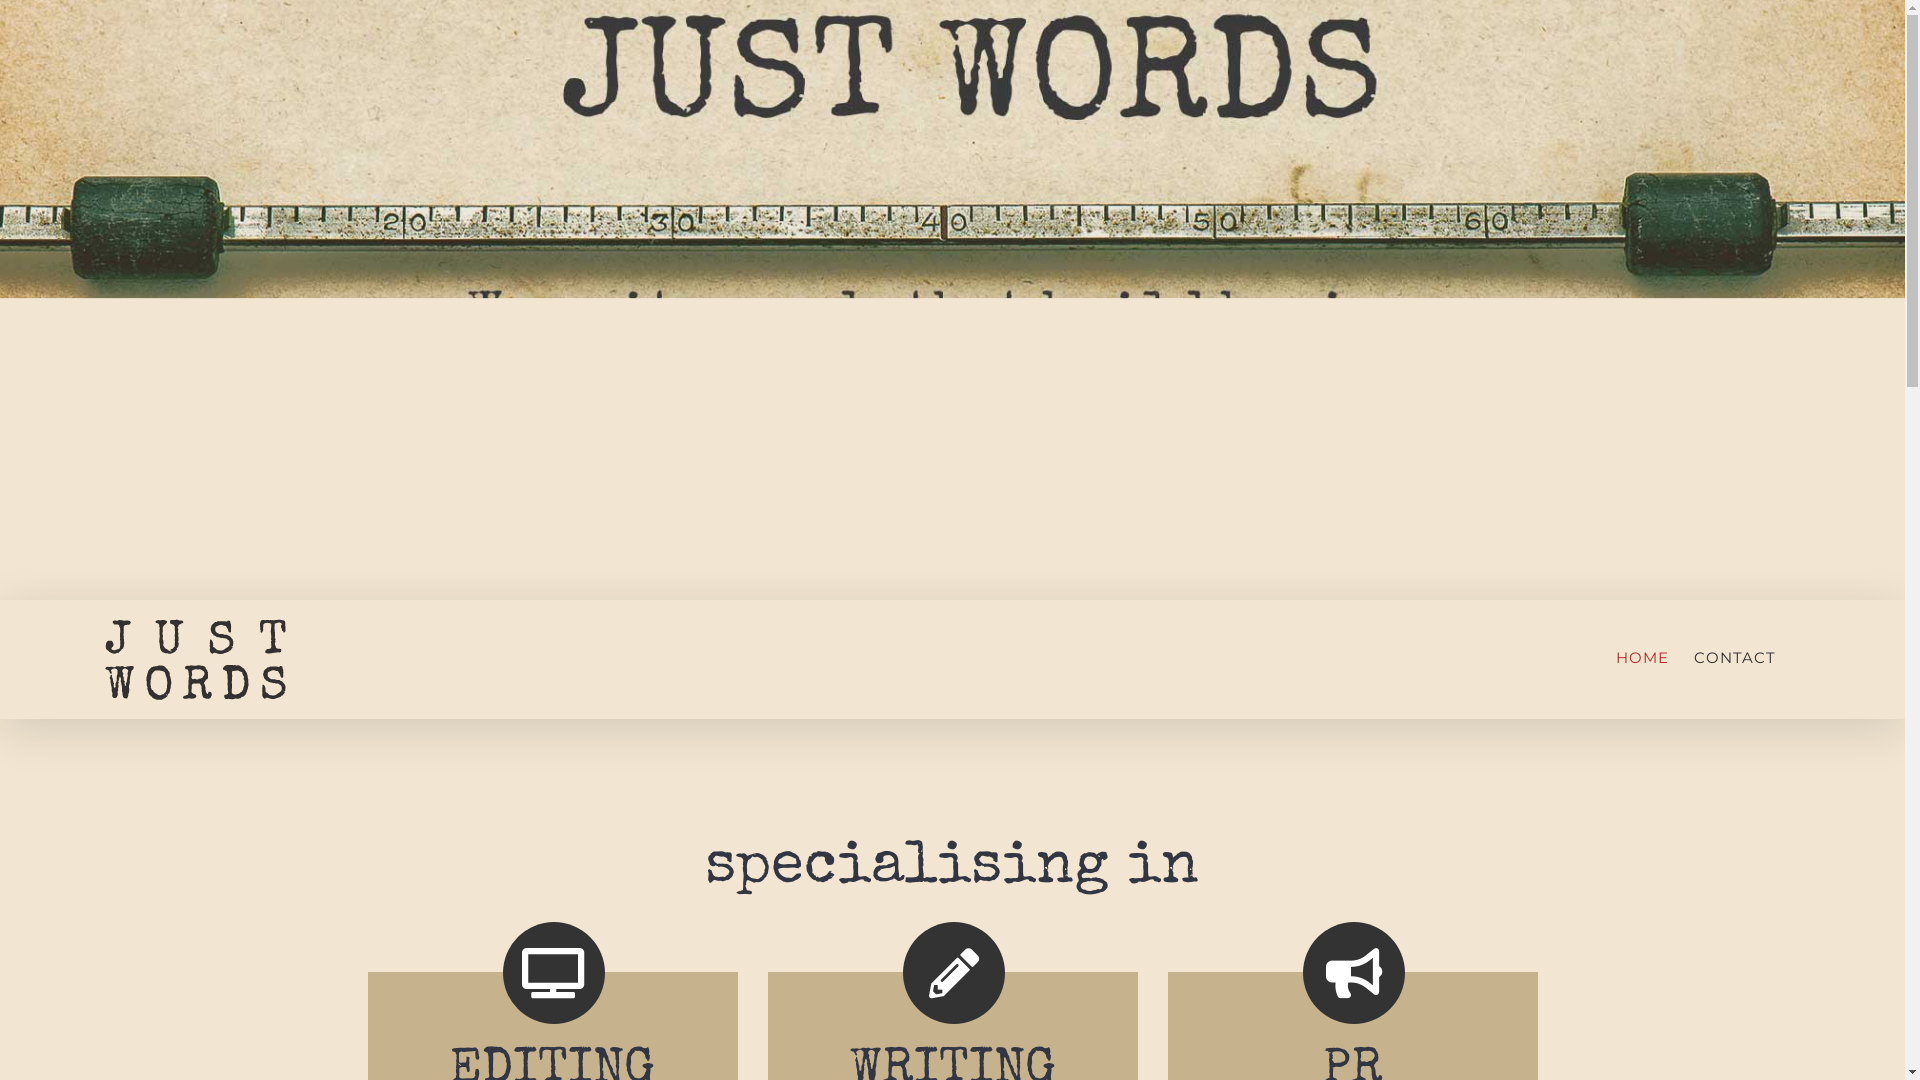  I want to click on 'CONTACT', so click(1733, 656).